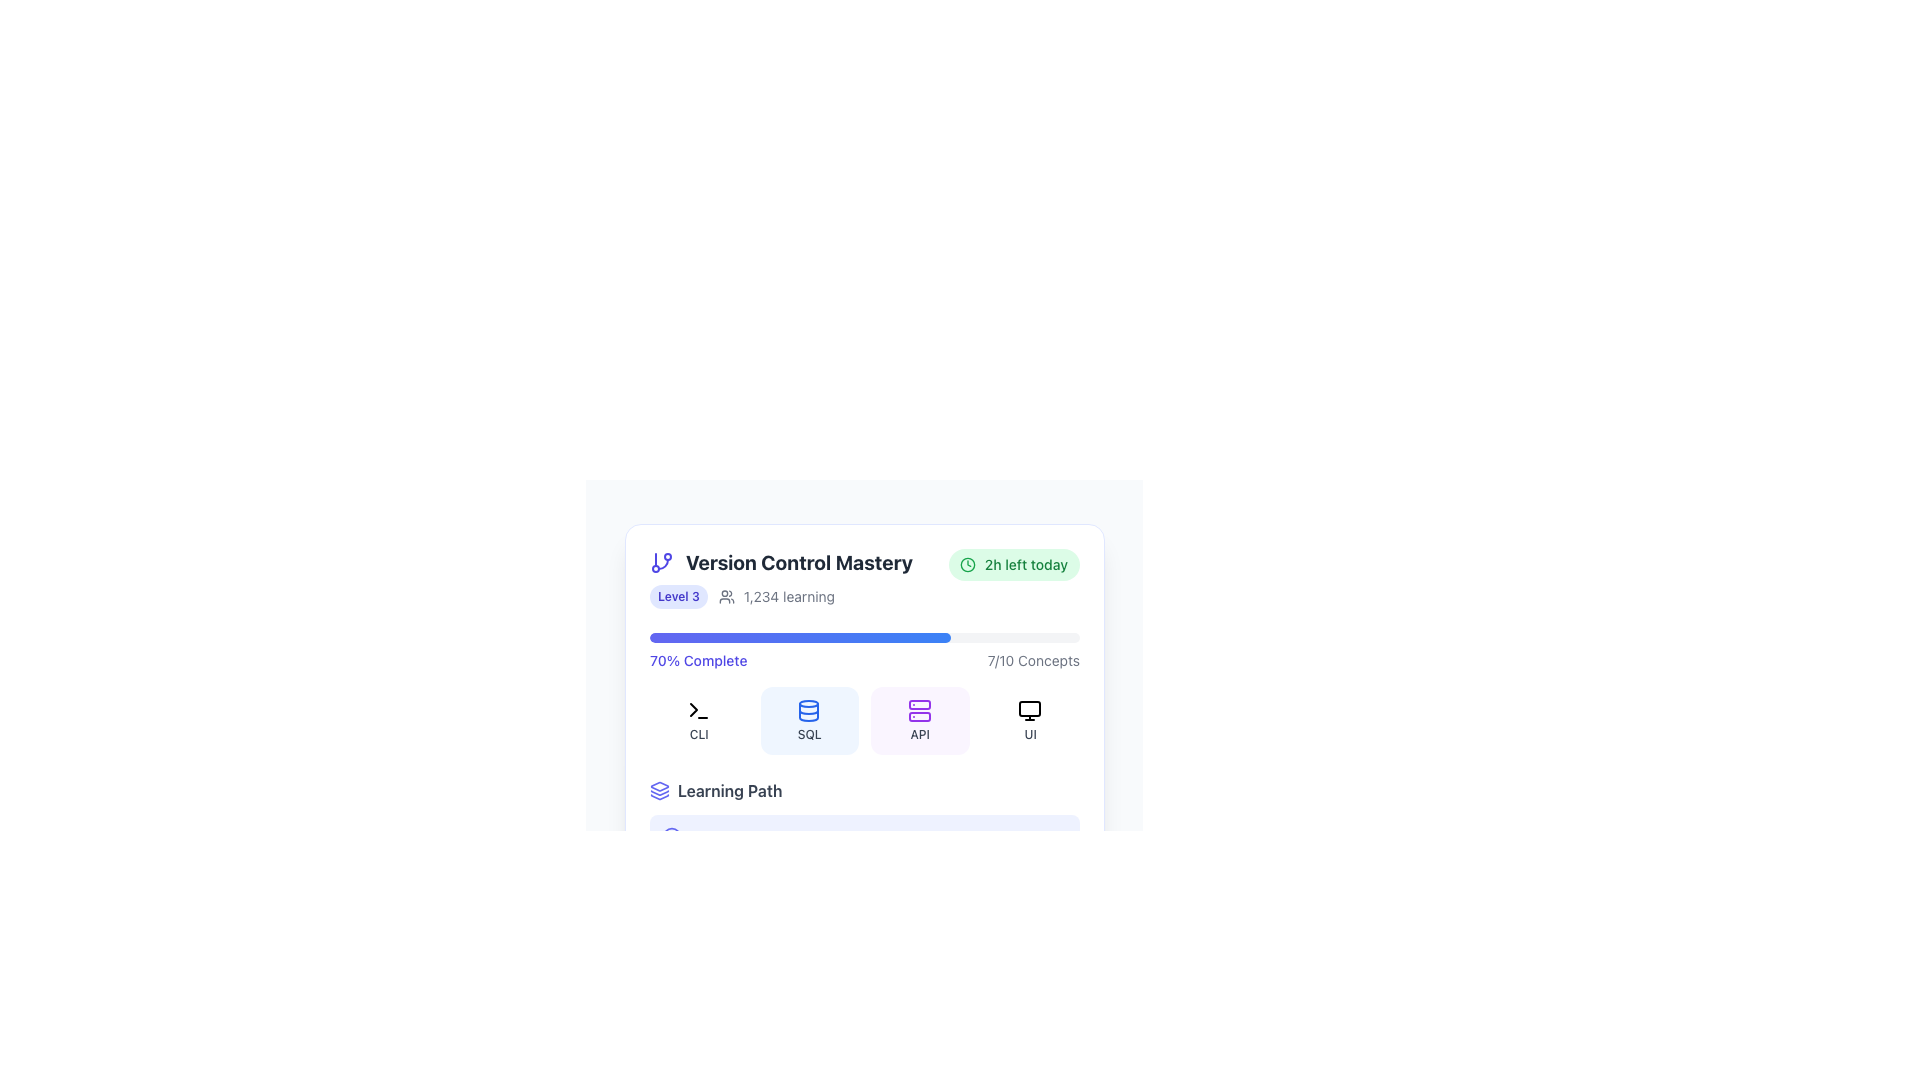 This screenshot has width=1920, height=1080. I want to click on the information presented in the Category label with the icon for 'CLI', which features a terminal prompt symbol and is located in the top-left corner of a grid below the progress bar and header labeled 'Version Control Mastery', so click(698, 721).